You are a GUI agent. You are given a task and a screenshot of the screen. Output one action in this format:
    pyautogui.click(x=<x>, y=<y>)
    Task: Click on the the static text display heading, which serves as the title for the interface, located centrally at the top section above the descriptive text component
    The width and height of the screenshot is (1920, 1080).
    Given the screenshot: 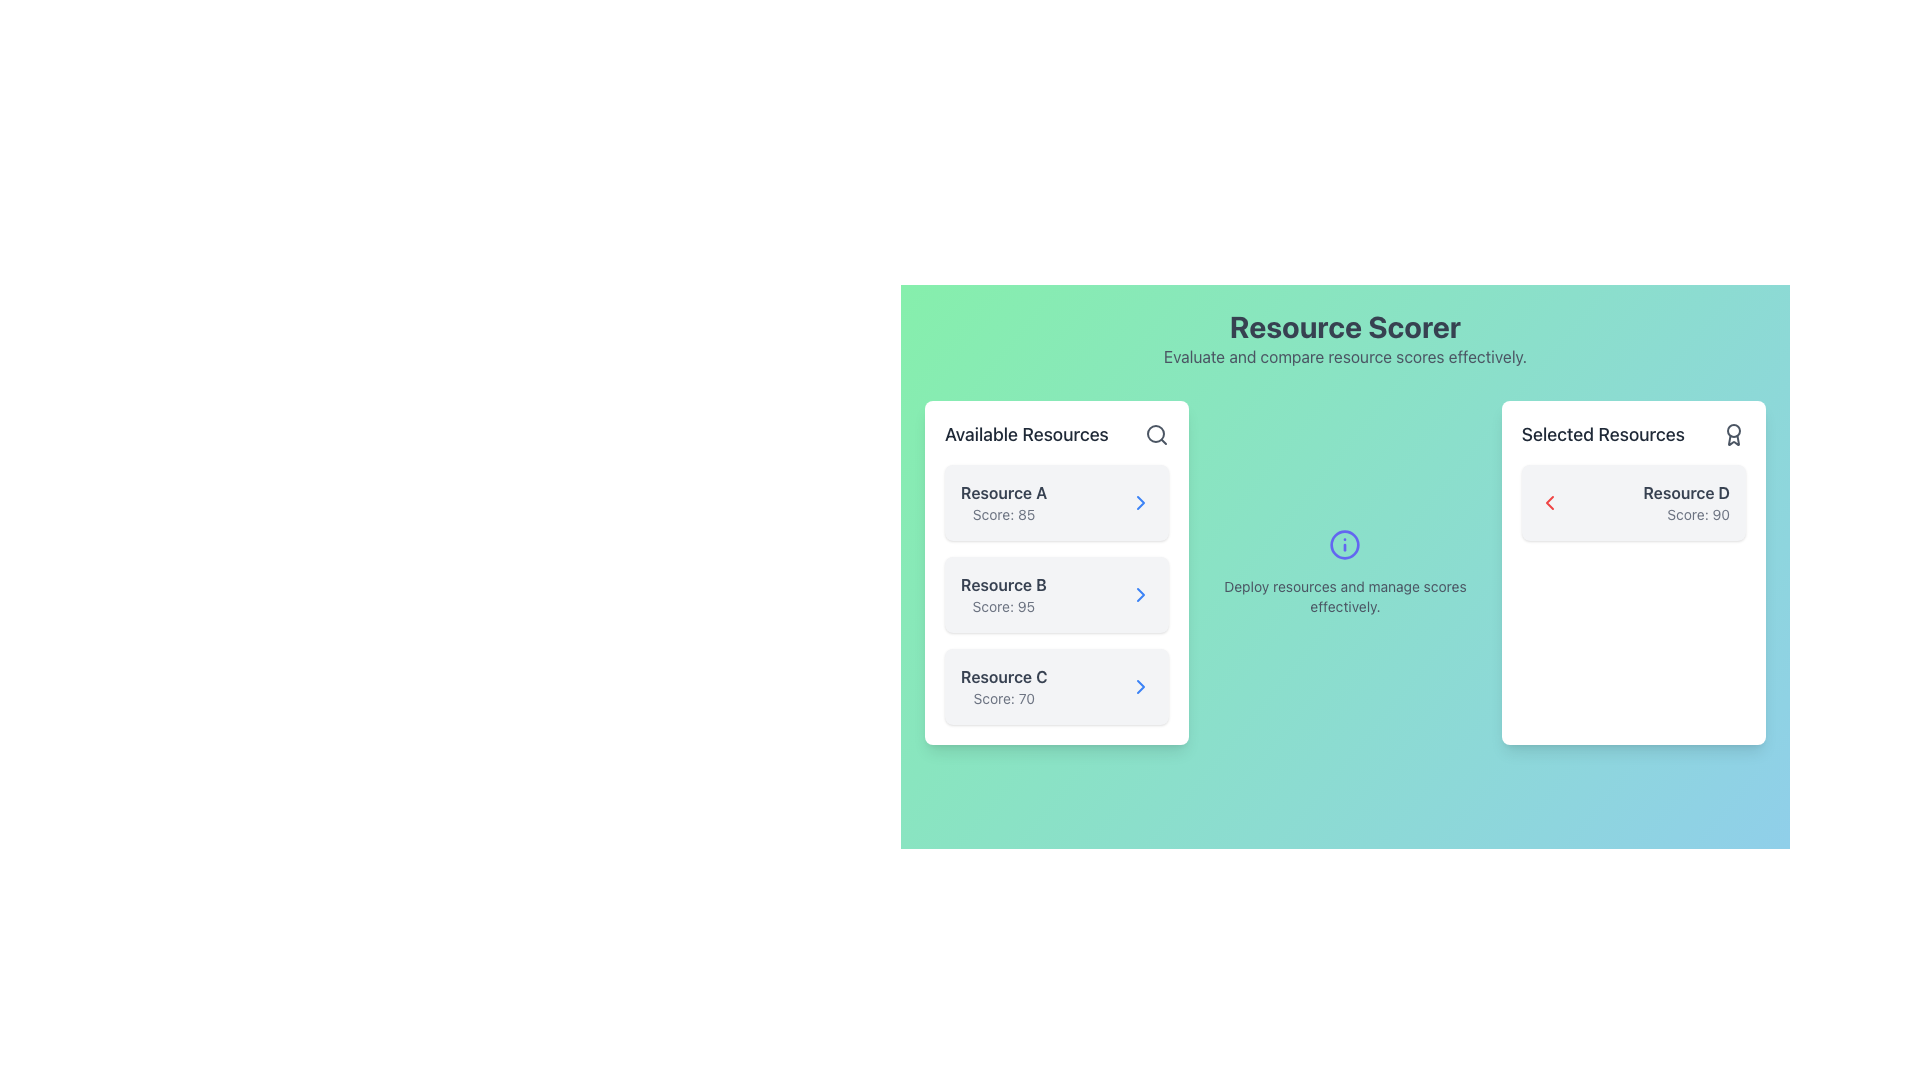 What is the action you would take?
    pyautogui.click(x=1345, y=326)
    